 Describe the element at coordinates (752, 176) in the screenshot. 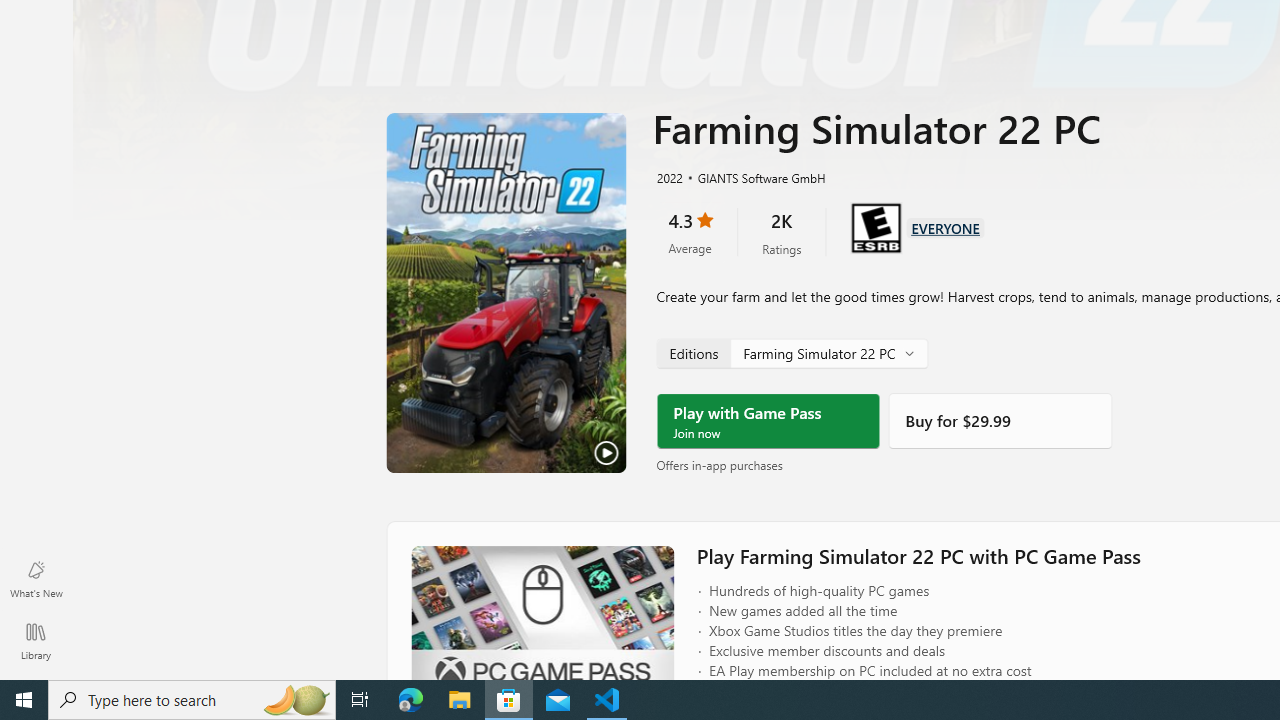

I see `'GIANTS Software GmbH'` at that location.